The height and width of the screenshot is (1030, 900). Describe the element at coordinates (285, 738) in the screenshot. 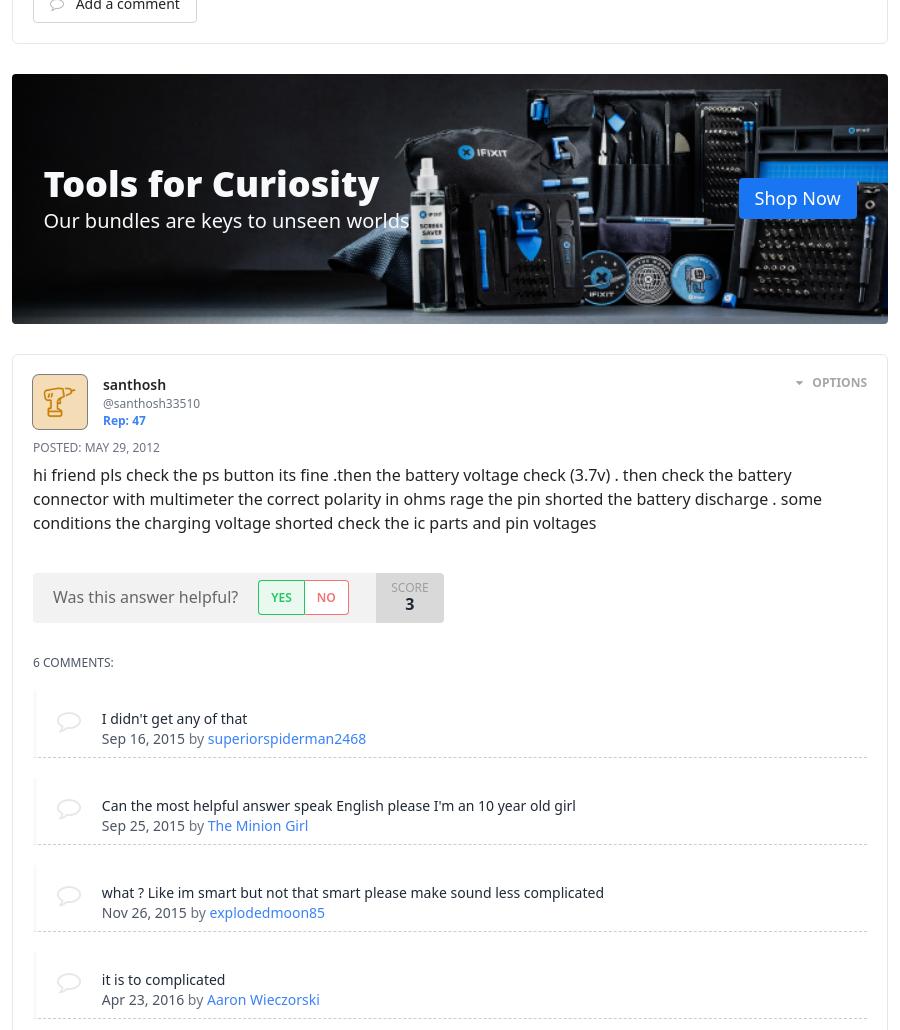

I see `'superiorspiderman2468'` at that location.